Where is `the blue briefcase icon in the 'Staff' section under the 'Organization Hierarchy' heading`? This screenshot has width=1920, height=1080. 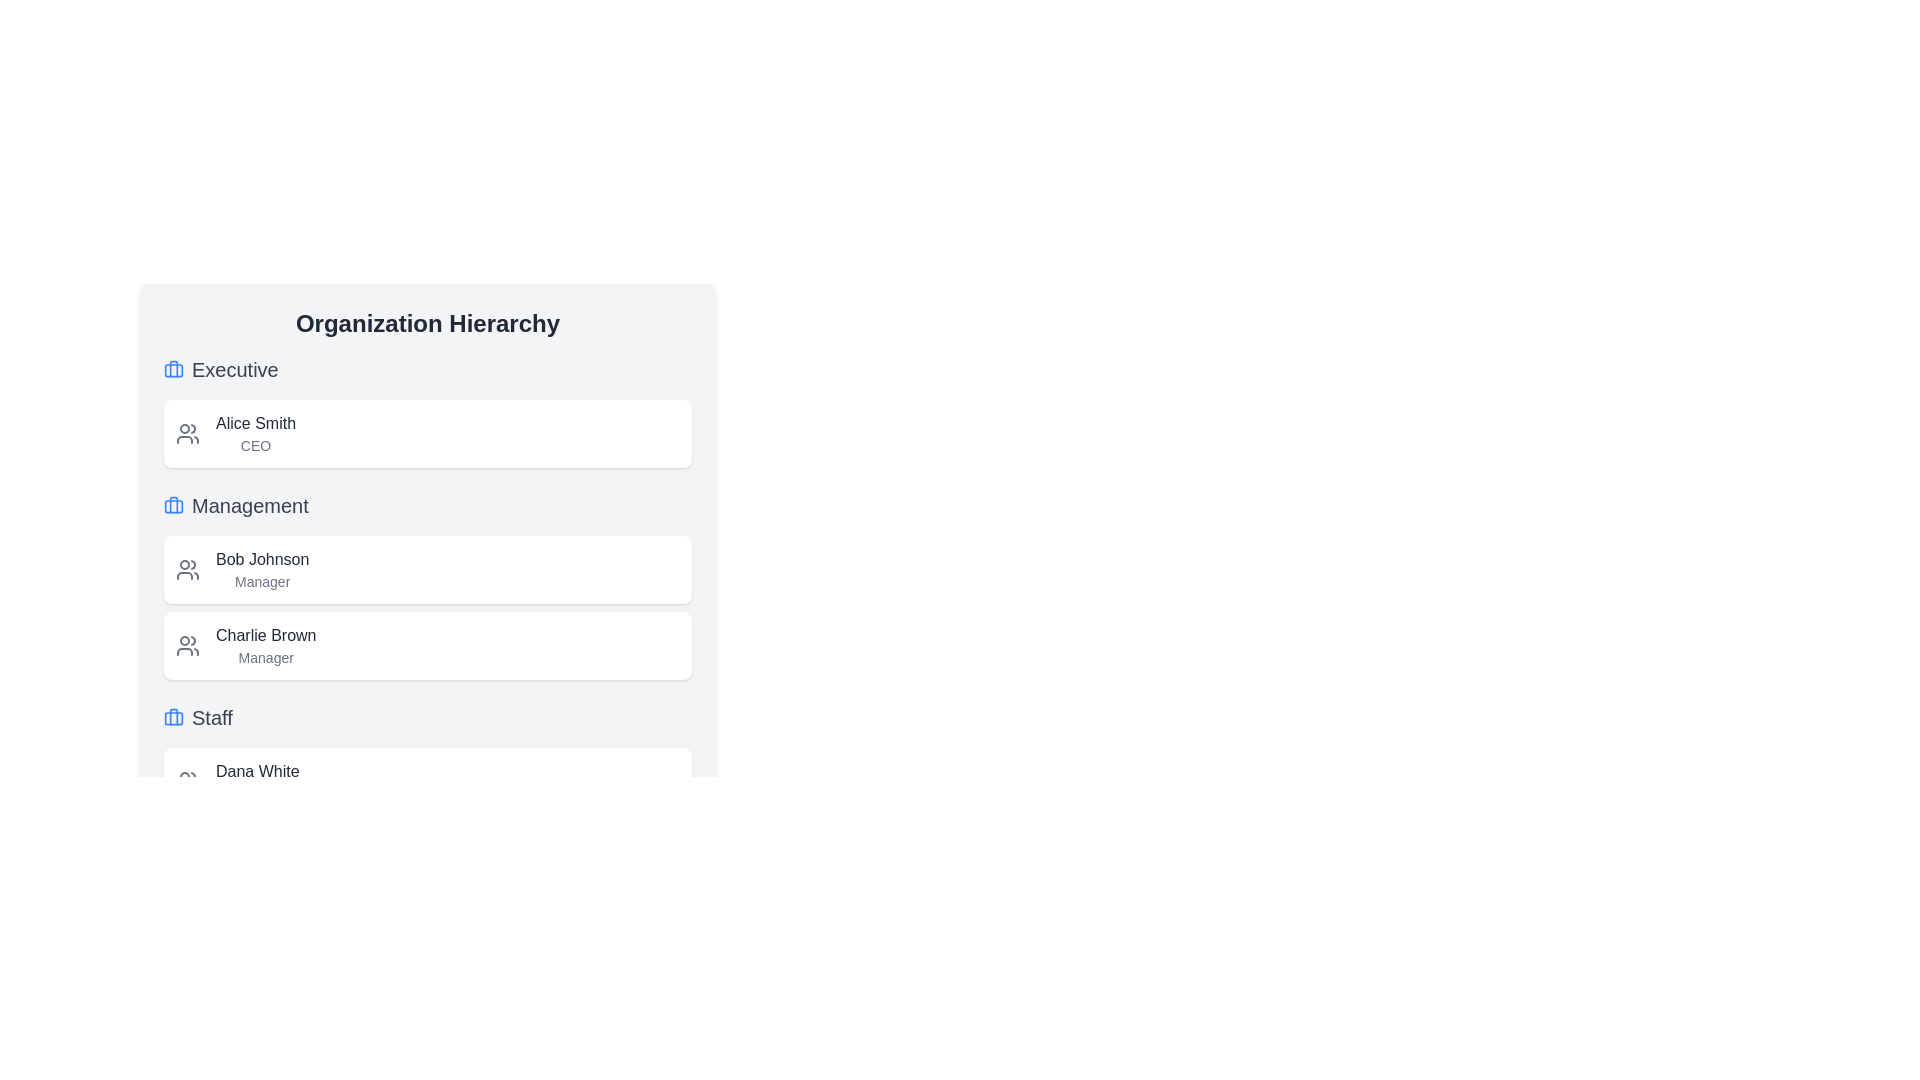
the blue briefcase icon in the 'Staff' section under the 'Organization Hierarchy' heading is located at coordinates (173, 716).